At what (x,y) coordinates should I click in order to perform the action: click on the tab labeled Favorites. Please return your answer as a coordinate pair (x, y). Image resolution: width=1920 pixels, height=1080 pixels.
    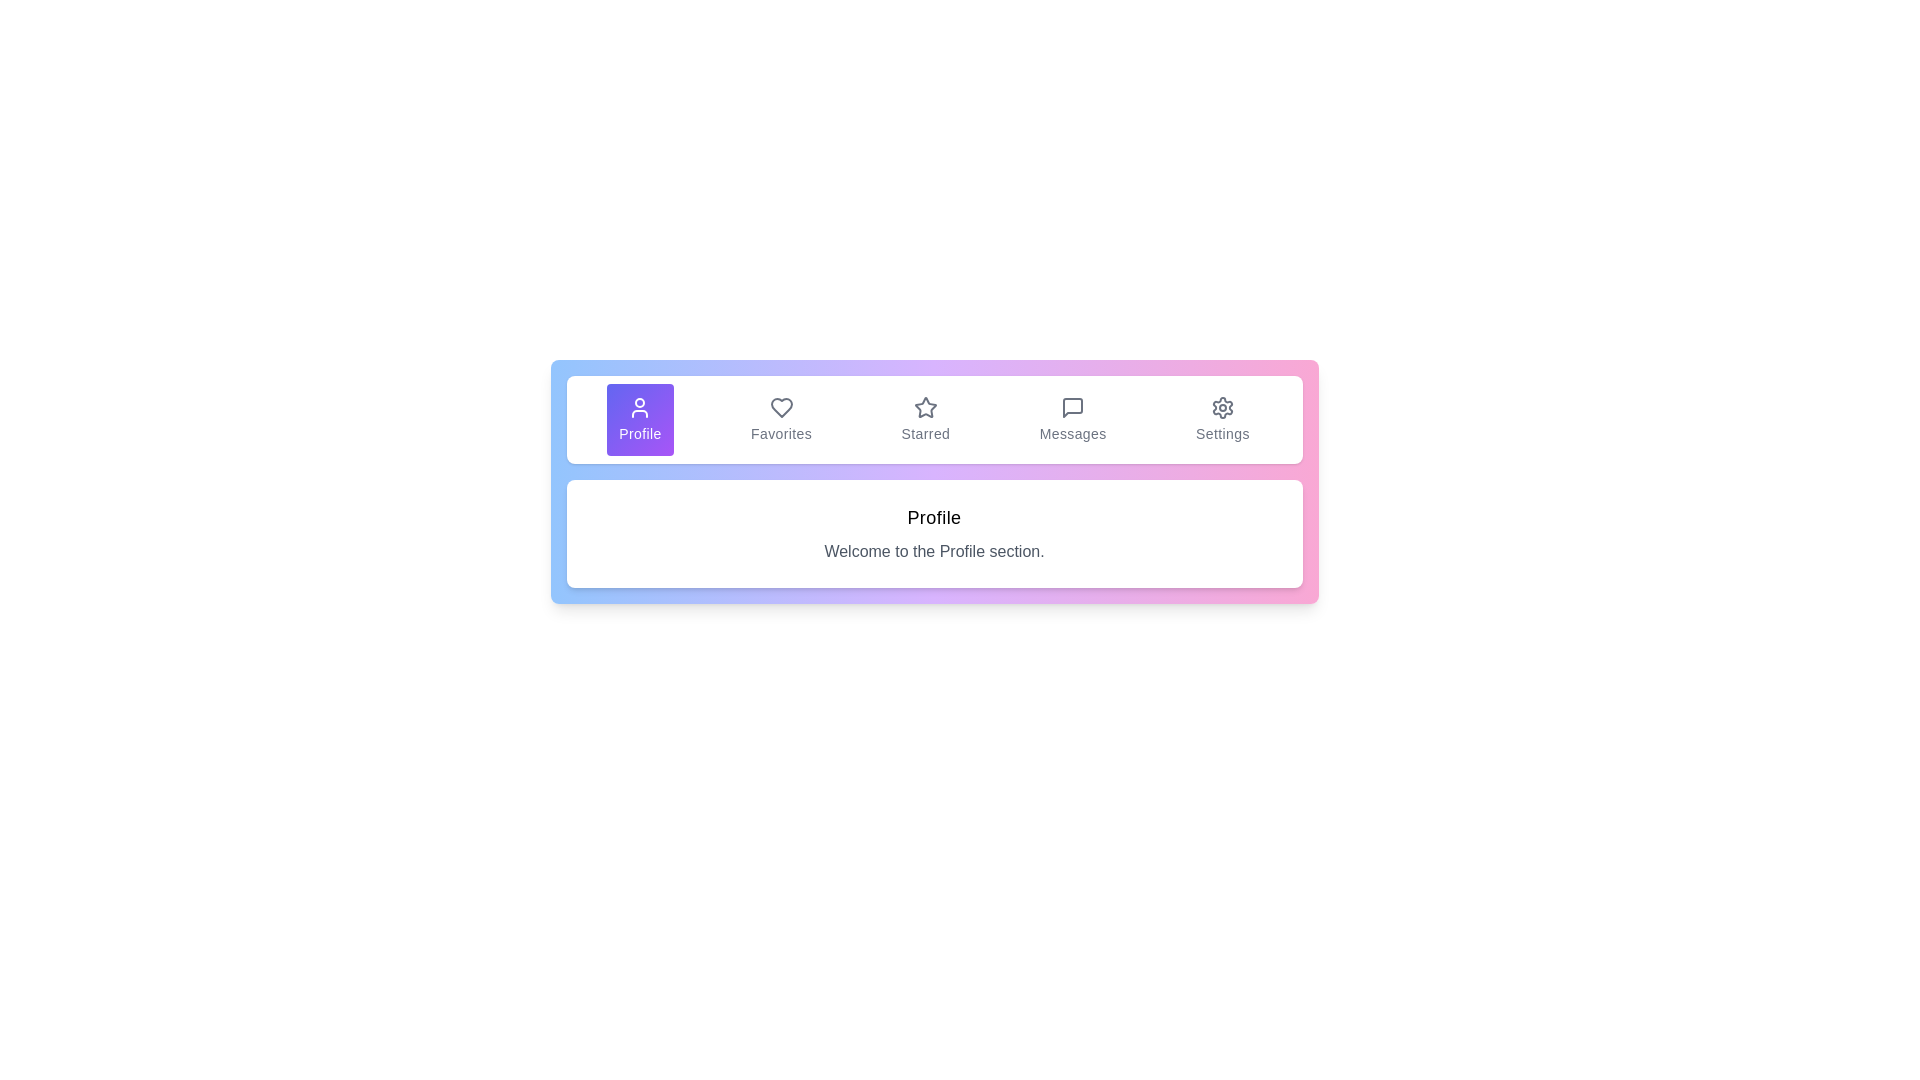
    Looking at the image, I should click on (780, 419).